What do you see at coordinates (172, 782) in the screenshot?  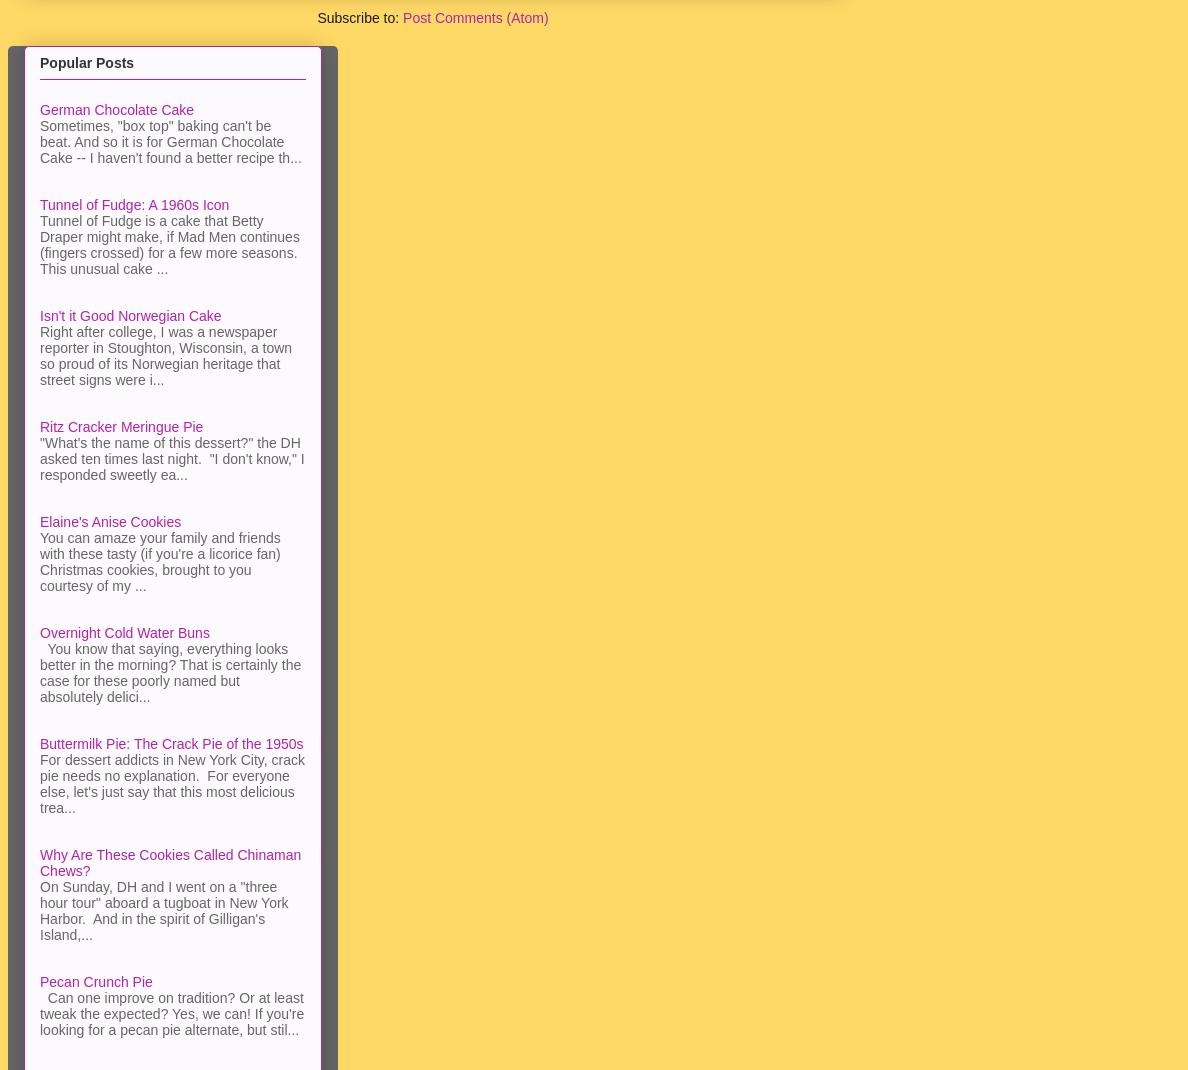 I see `'For dessert addicts in New York City, crack pie needs no explanation.  For everyone else, let's just say that this most delicious trea...'` at bounding box center [172, 782].